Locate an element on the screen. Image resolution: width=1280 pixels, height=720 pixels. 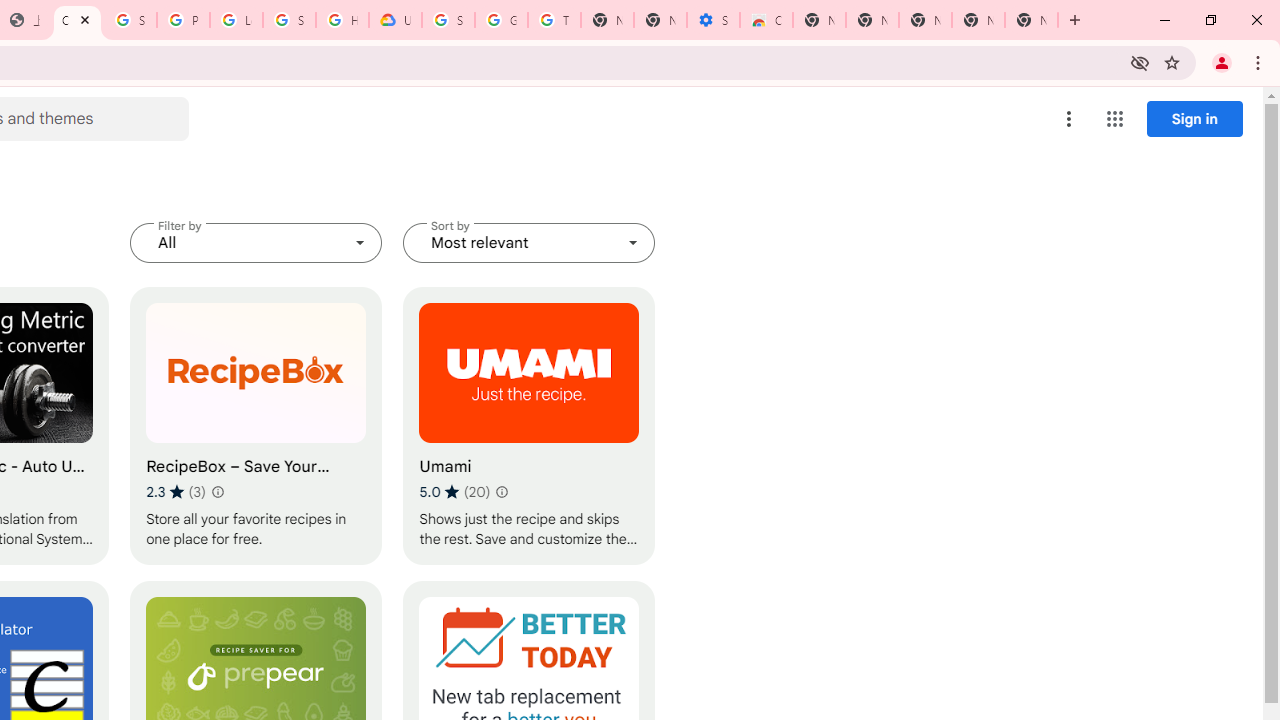
'Sign in - Google Accounts' is located at coordinates (129, 20).